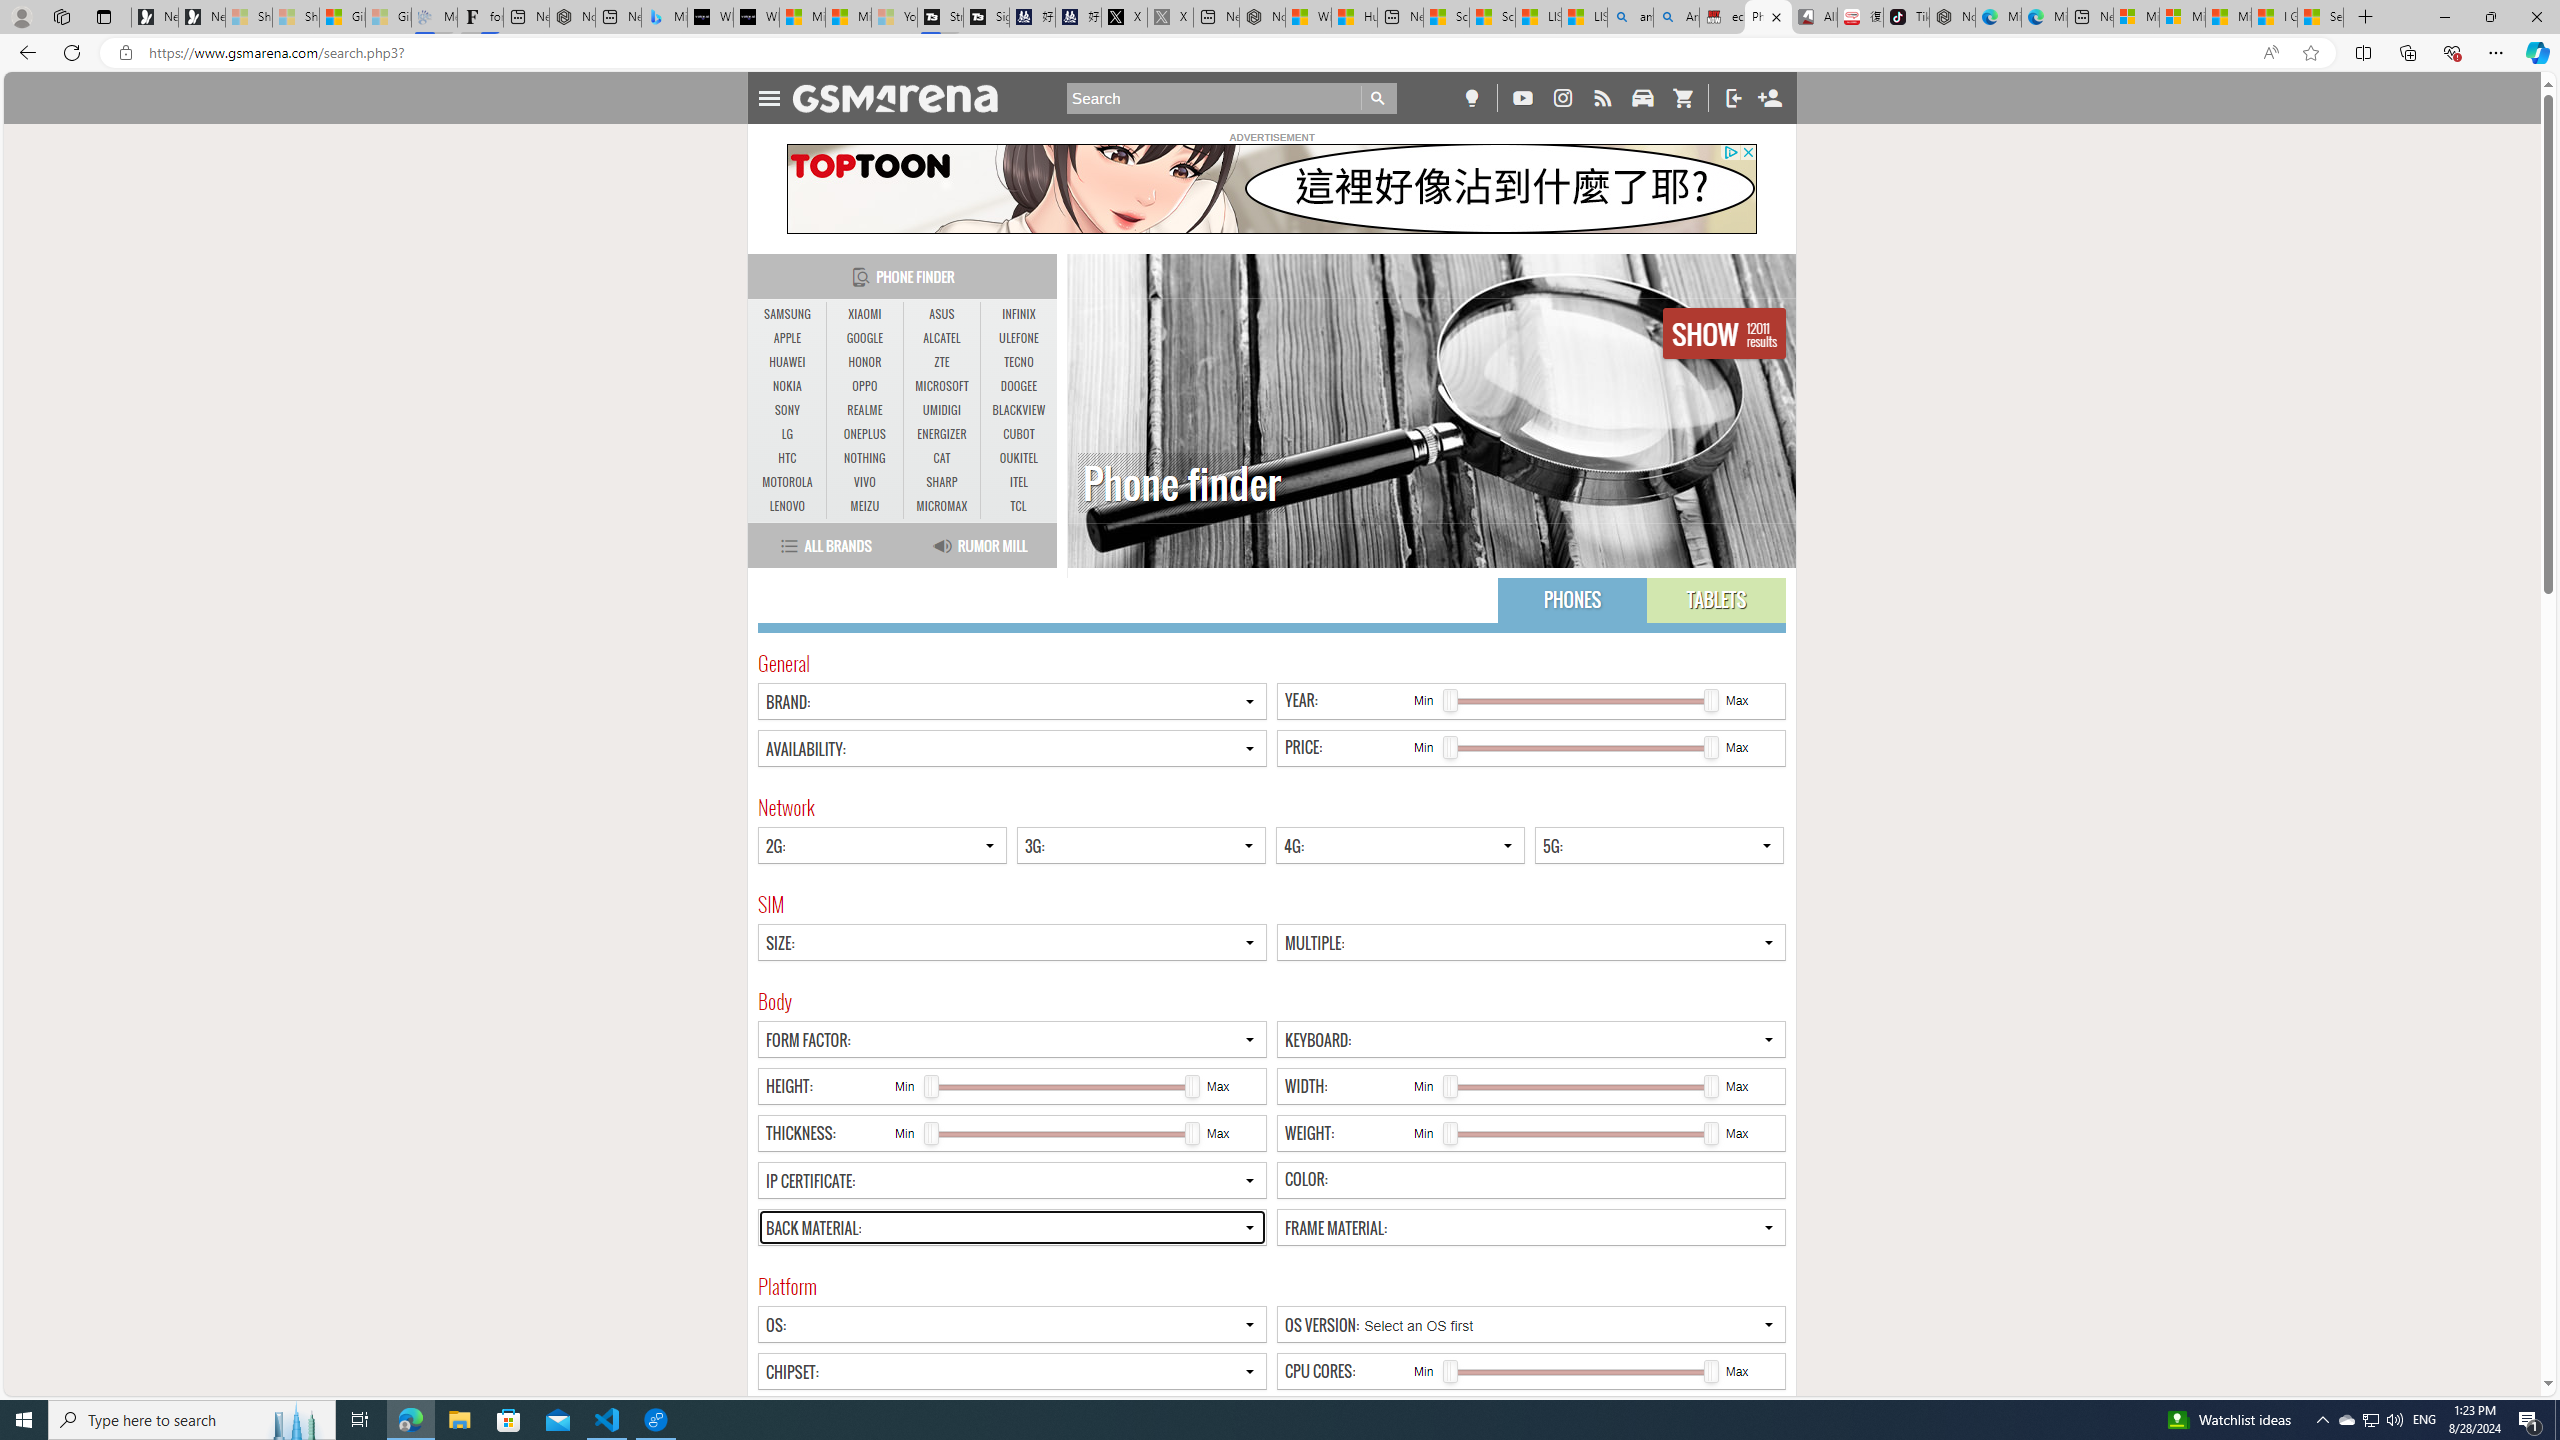 The width and height of the screenshot is (2560, 1440). What do you see at coordinates (1018, 337) in the screenshot?
I see `'ULEFONE'` at bounding box center [1018, 337].